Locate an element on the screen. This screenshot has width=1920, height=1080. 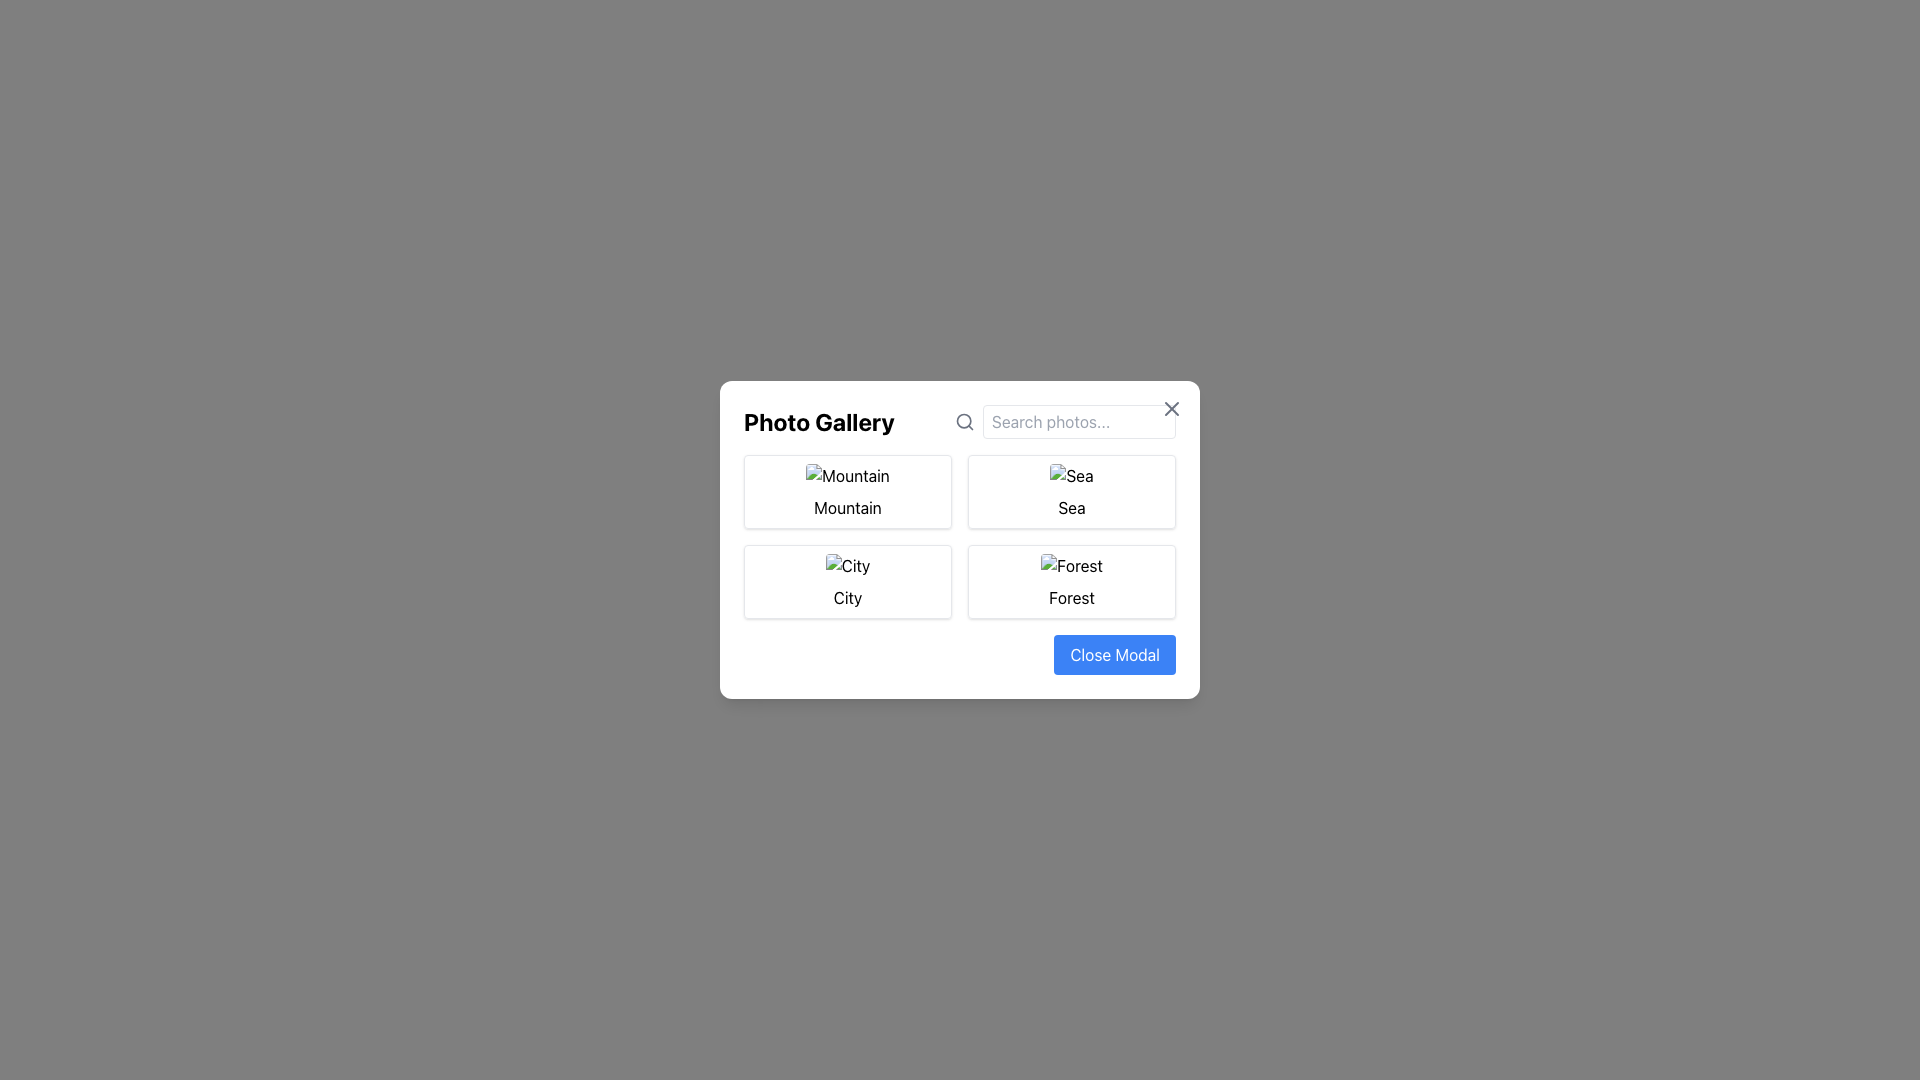
the mountain image in the Photo Gallery modal for selection or enlargement is located at coordinates (848, 475).